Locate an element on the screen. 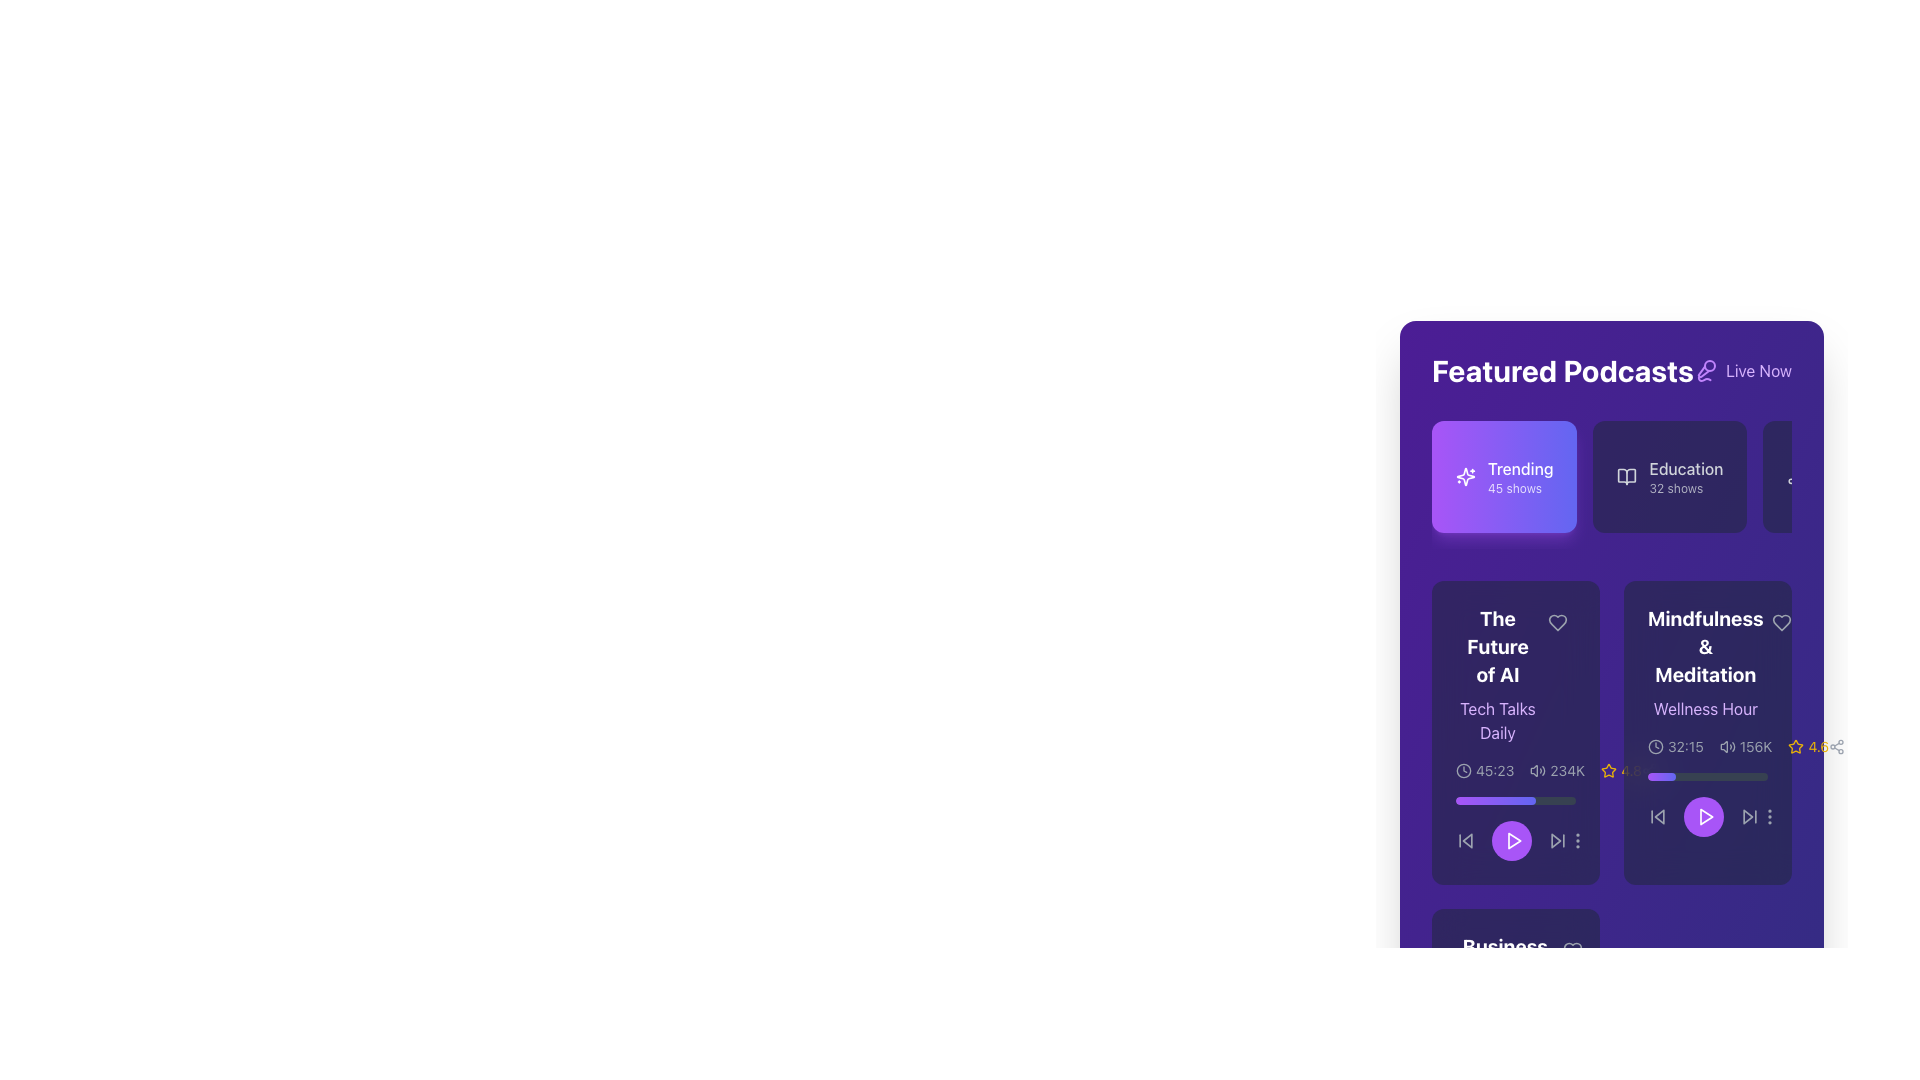  the yellow star-shaped icon representing the rating for the 'Mindfulness & Meditation' podcast is located at coordinates (1796, 746).